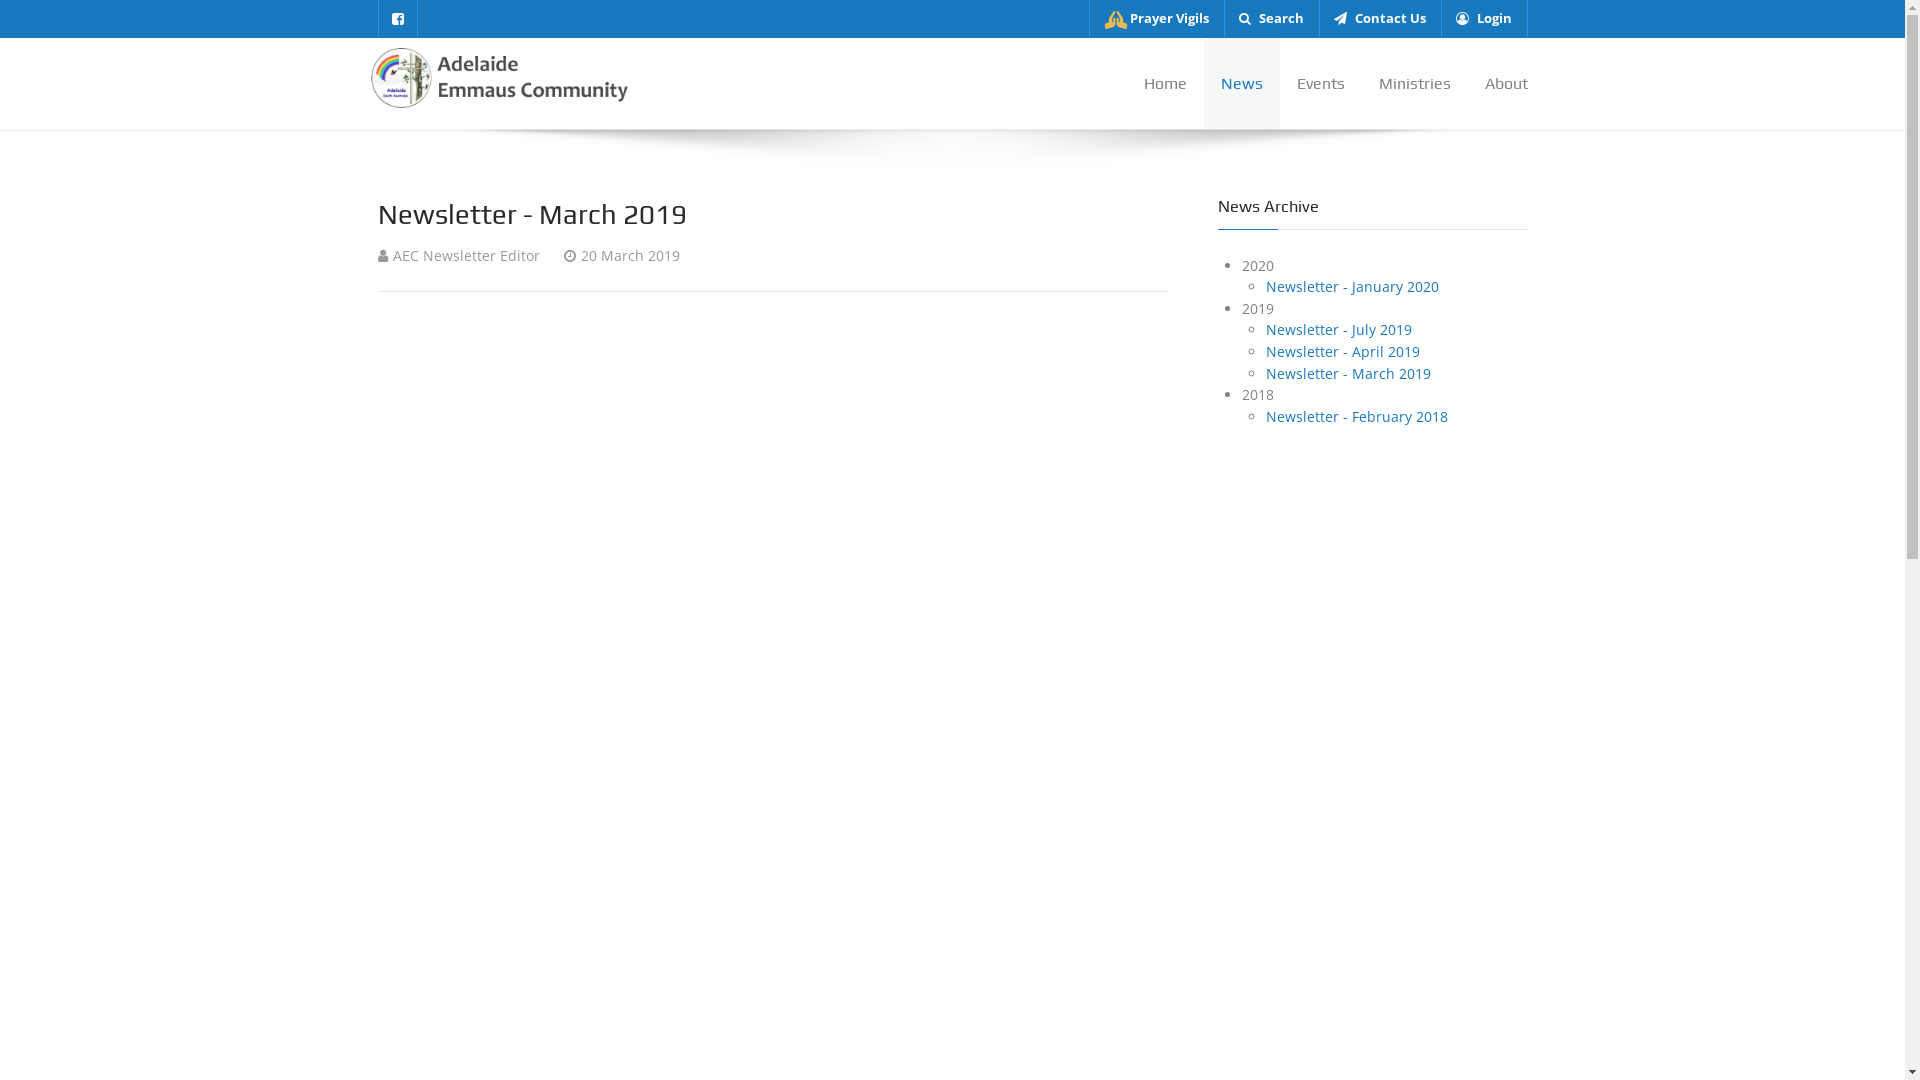 The image size is (1920, 1080). I want to click on 'Adelaide Emmaus Community Facebook Group', so click(398, 19).